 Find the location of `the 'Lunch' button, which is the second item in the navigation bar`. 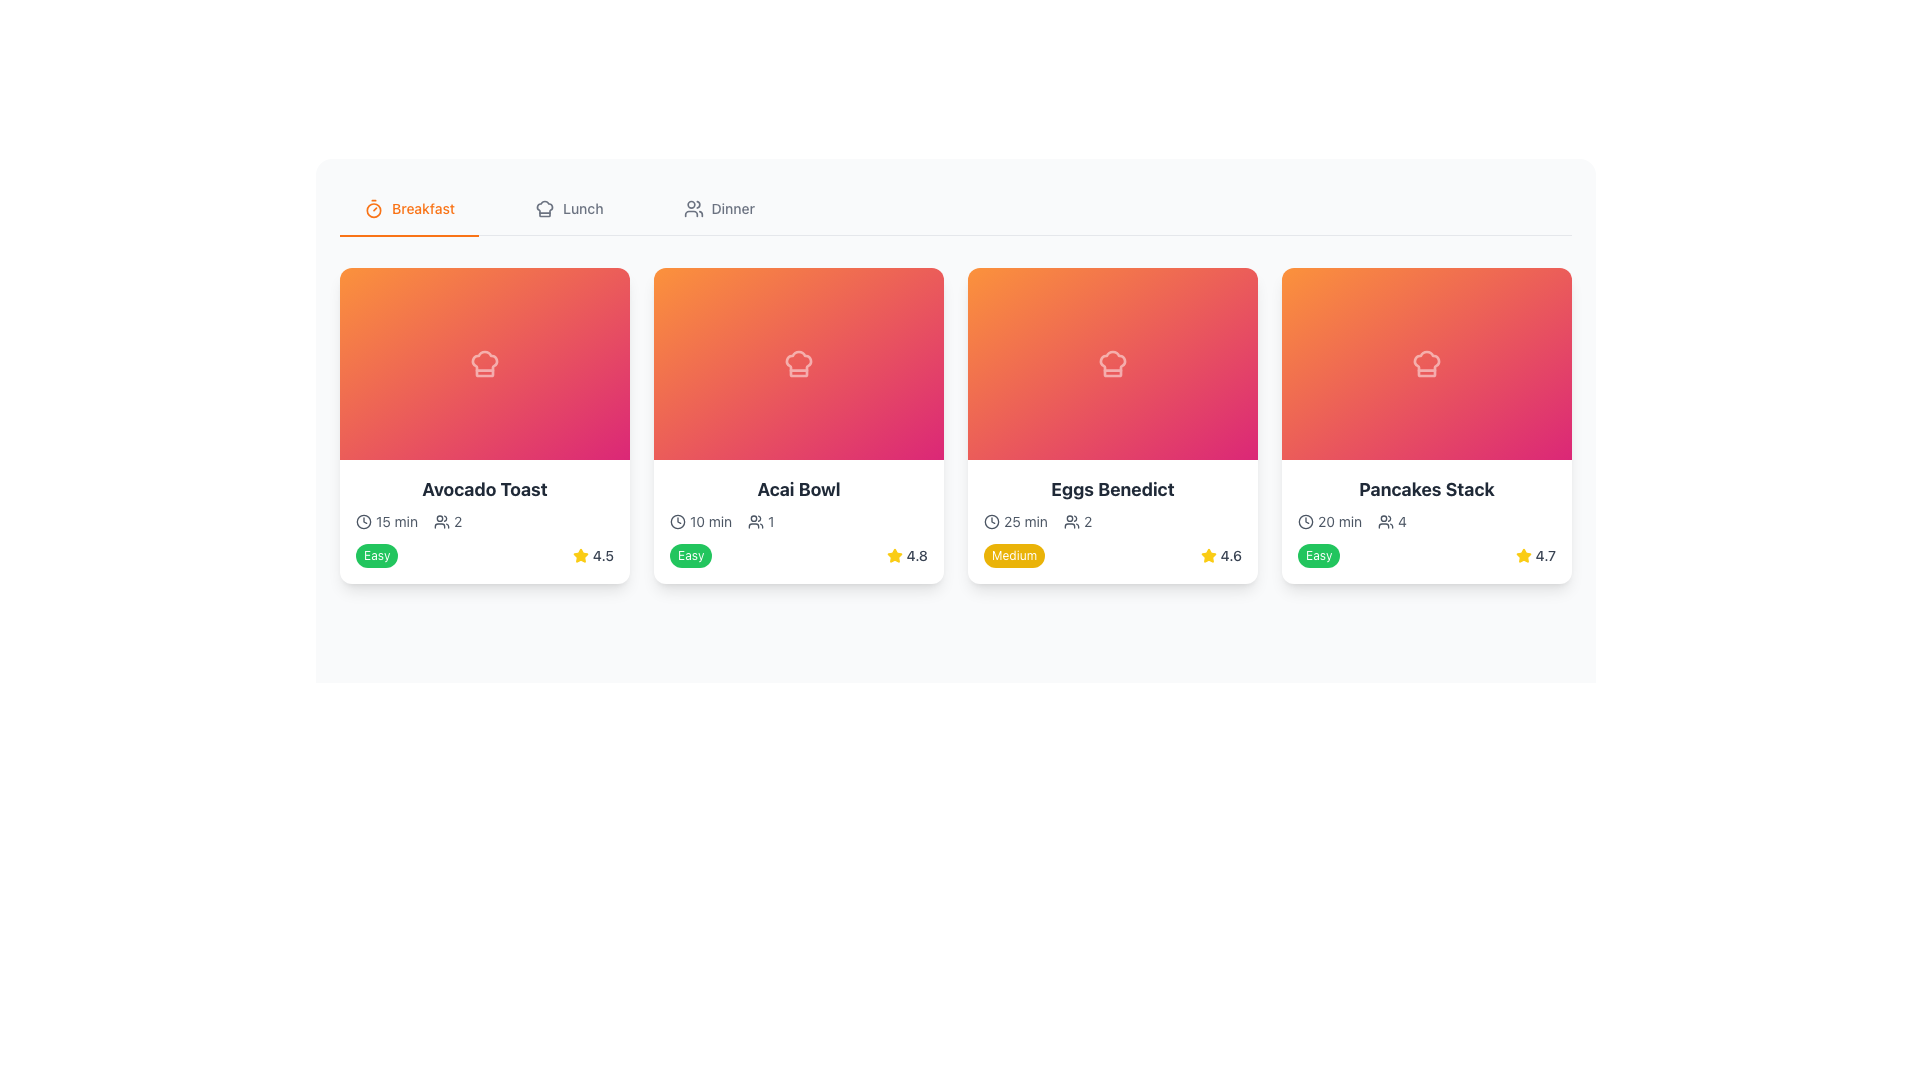

the 'Lunch' button, which is the second item in the navigation bar is located at coordinates (568, 208).